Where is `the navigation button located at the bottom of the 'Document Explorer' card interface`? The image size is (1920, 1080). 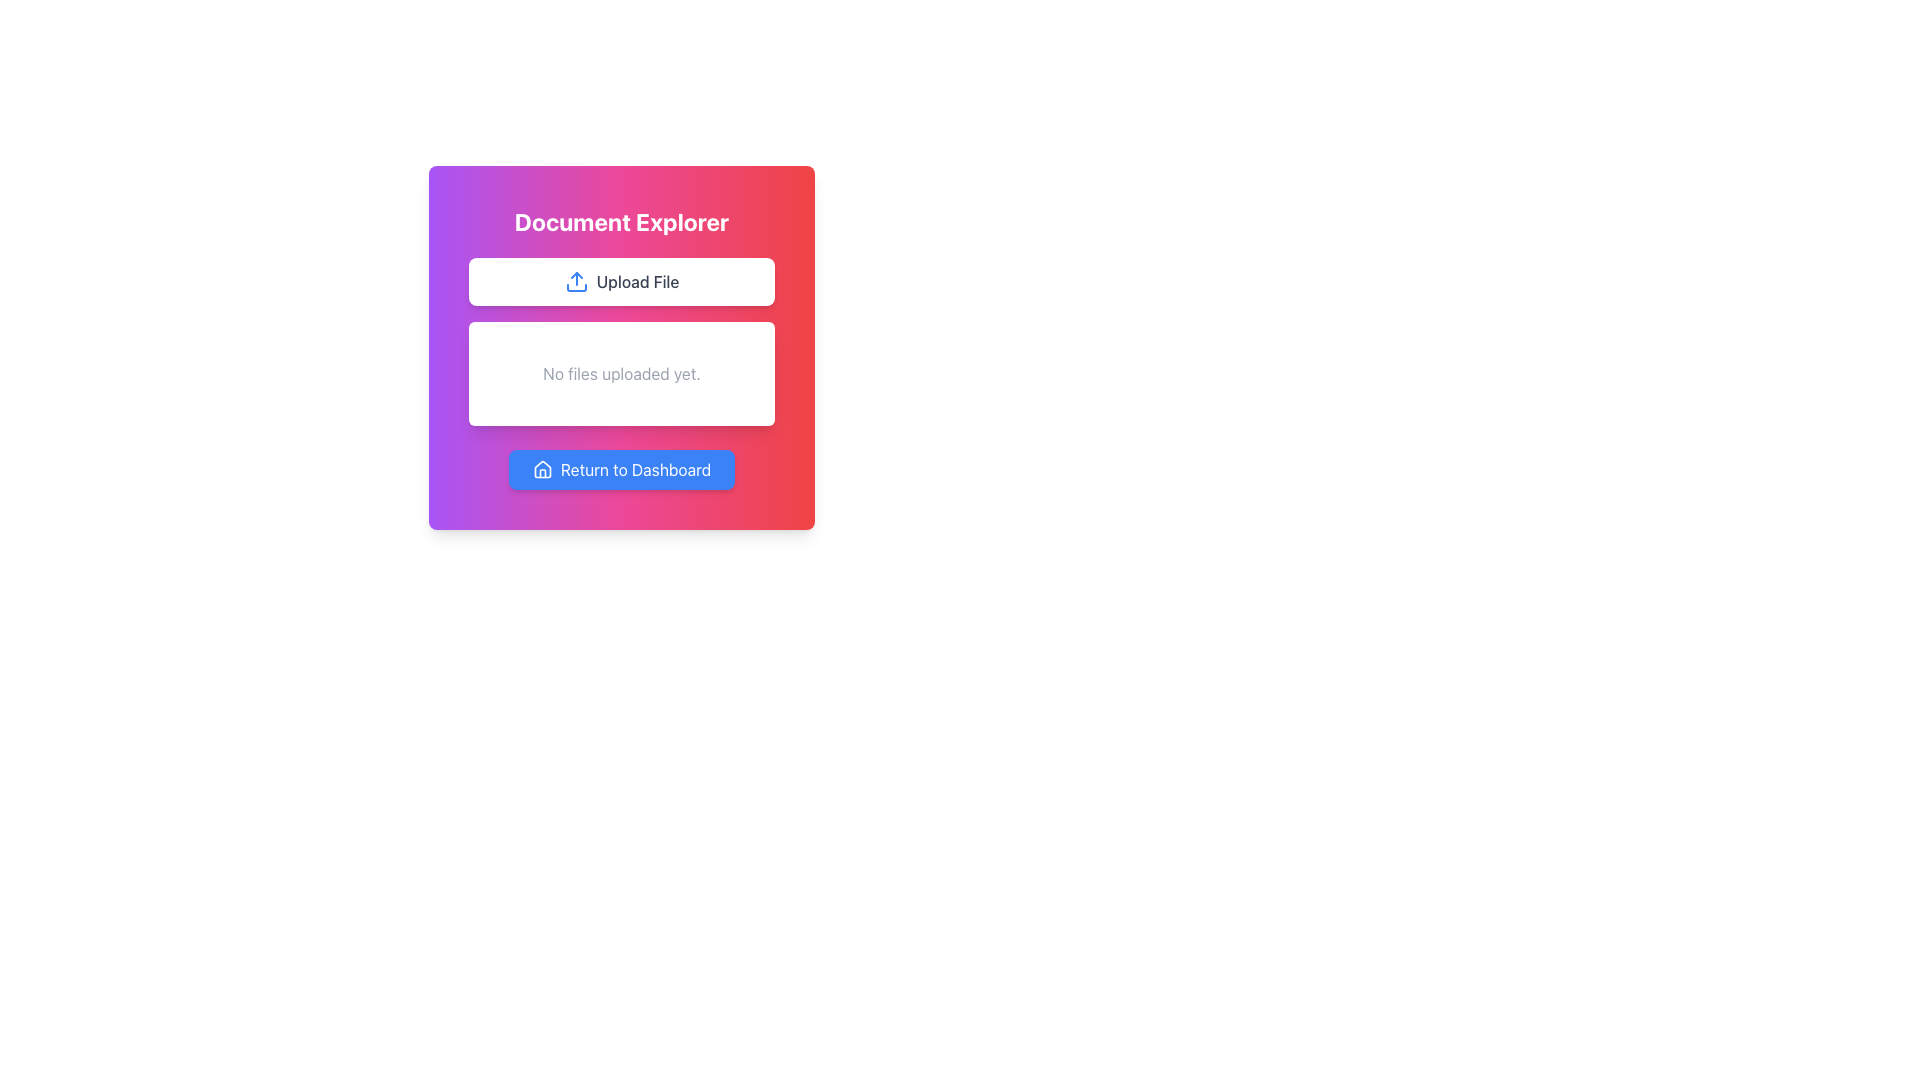
the navigation button located at the bottom of the 'Document Explorer' card interface is located at coordinates (621, 470).